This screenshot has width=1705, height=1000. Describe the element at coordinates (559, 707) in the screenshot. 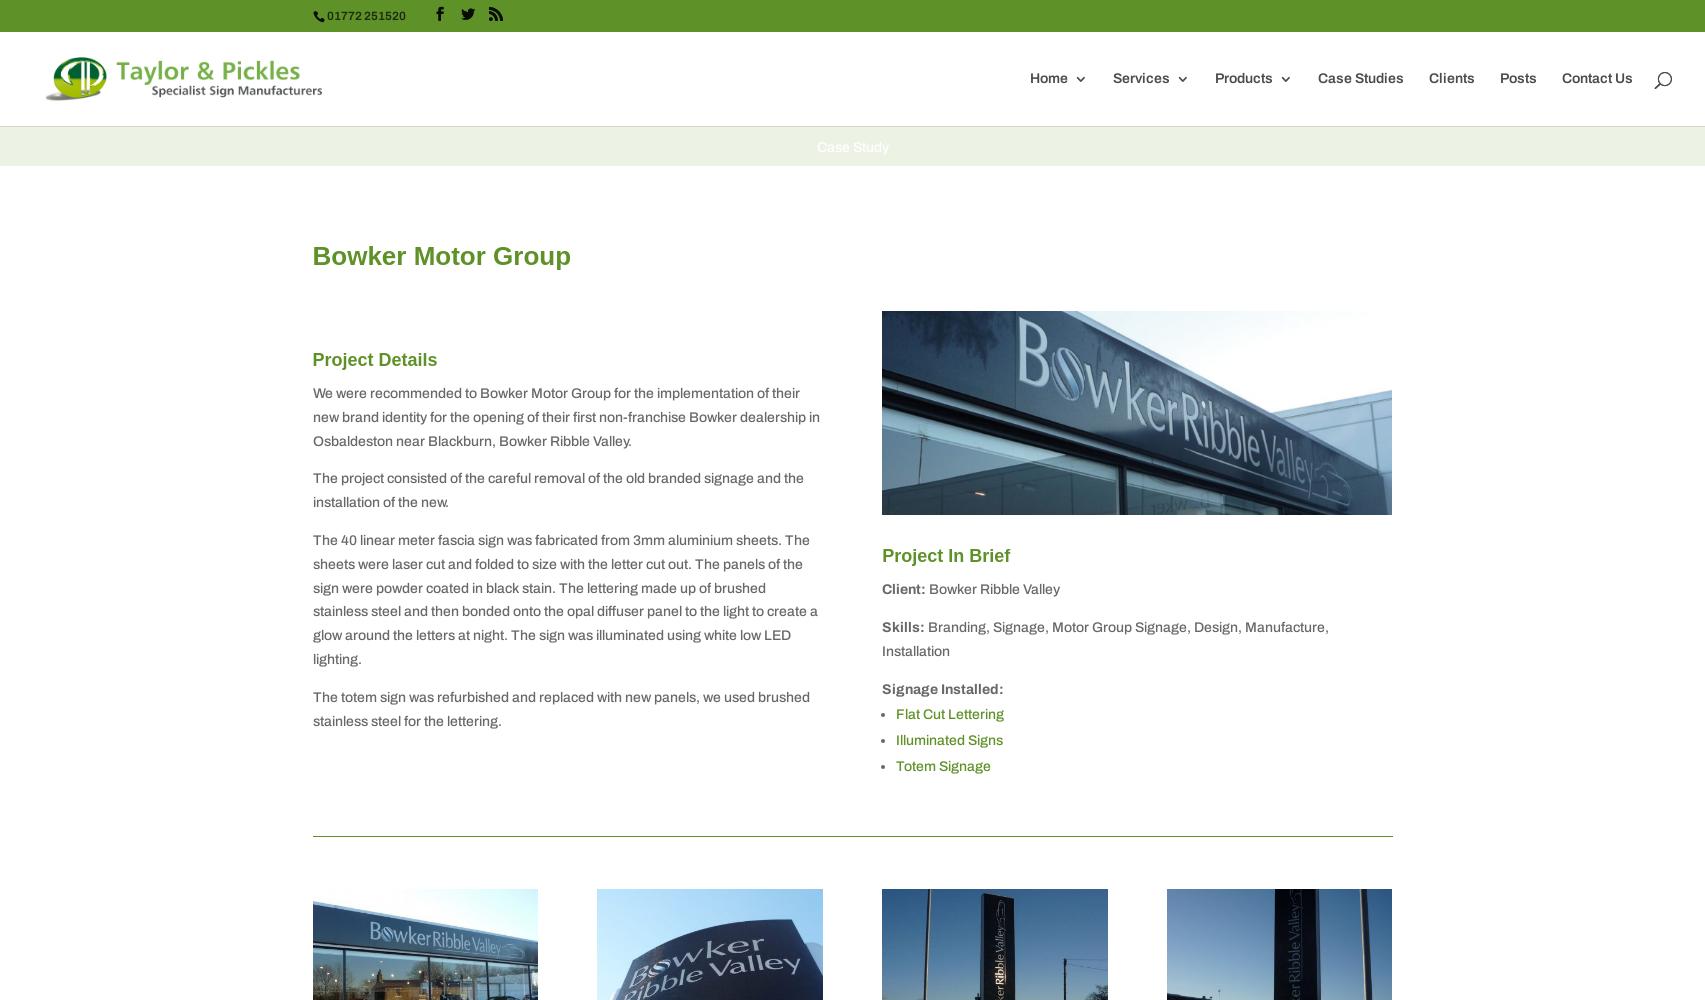

I see `'The totem sign was refurbished and replaced with new panels, we used brushed stainless steel for the lettering.'` at that location.